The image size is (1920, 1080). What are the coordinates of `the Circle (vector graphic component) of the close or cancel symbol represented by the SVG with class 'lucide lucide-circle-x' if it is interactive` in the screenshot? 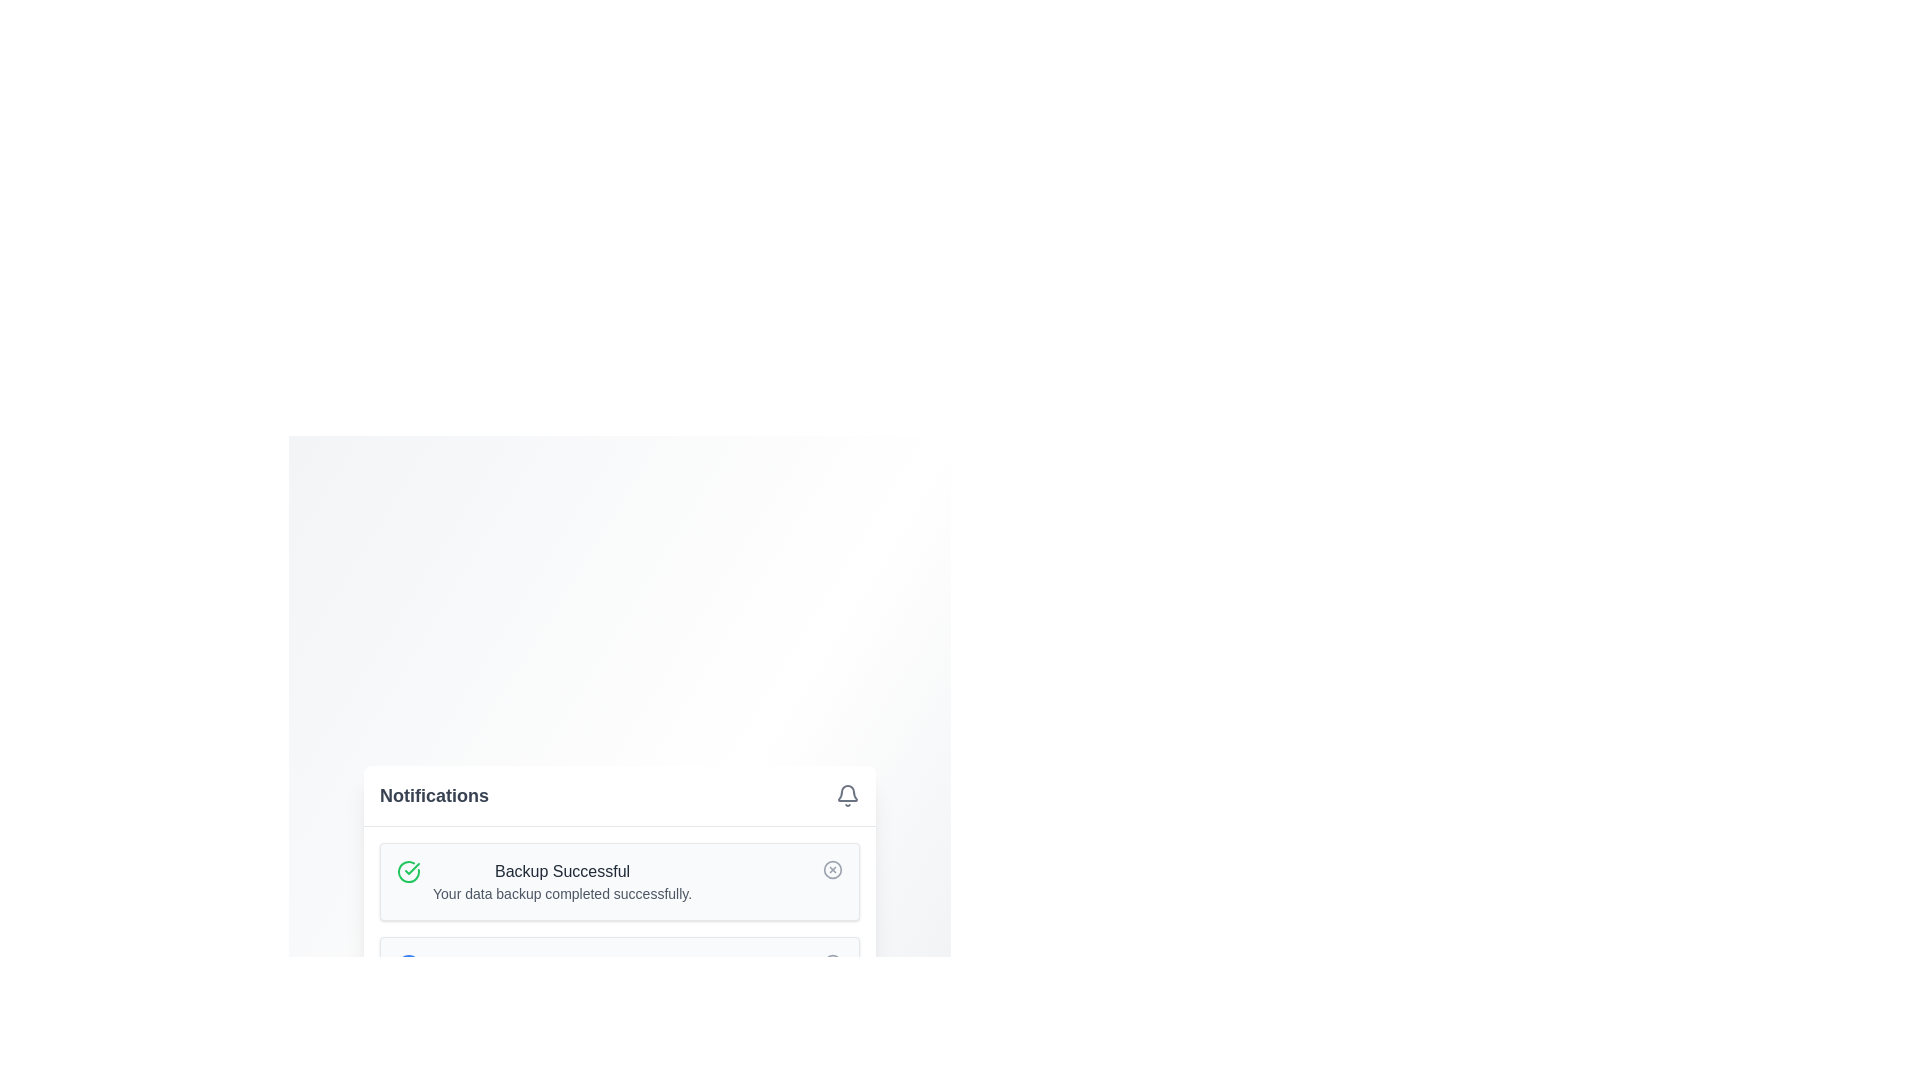 It's located at (833, 869).